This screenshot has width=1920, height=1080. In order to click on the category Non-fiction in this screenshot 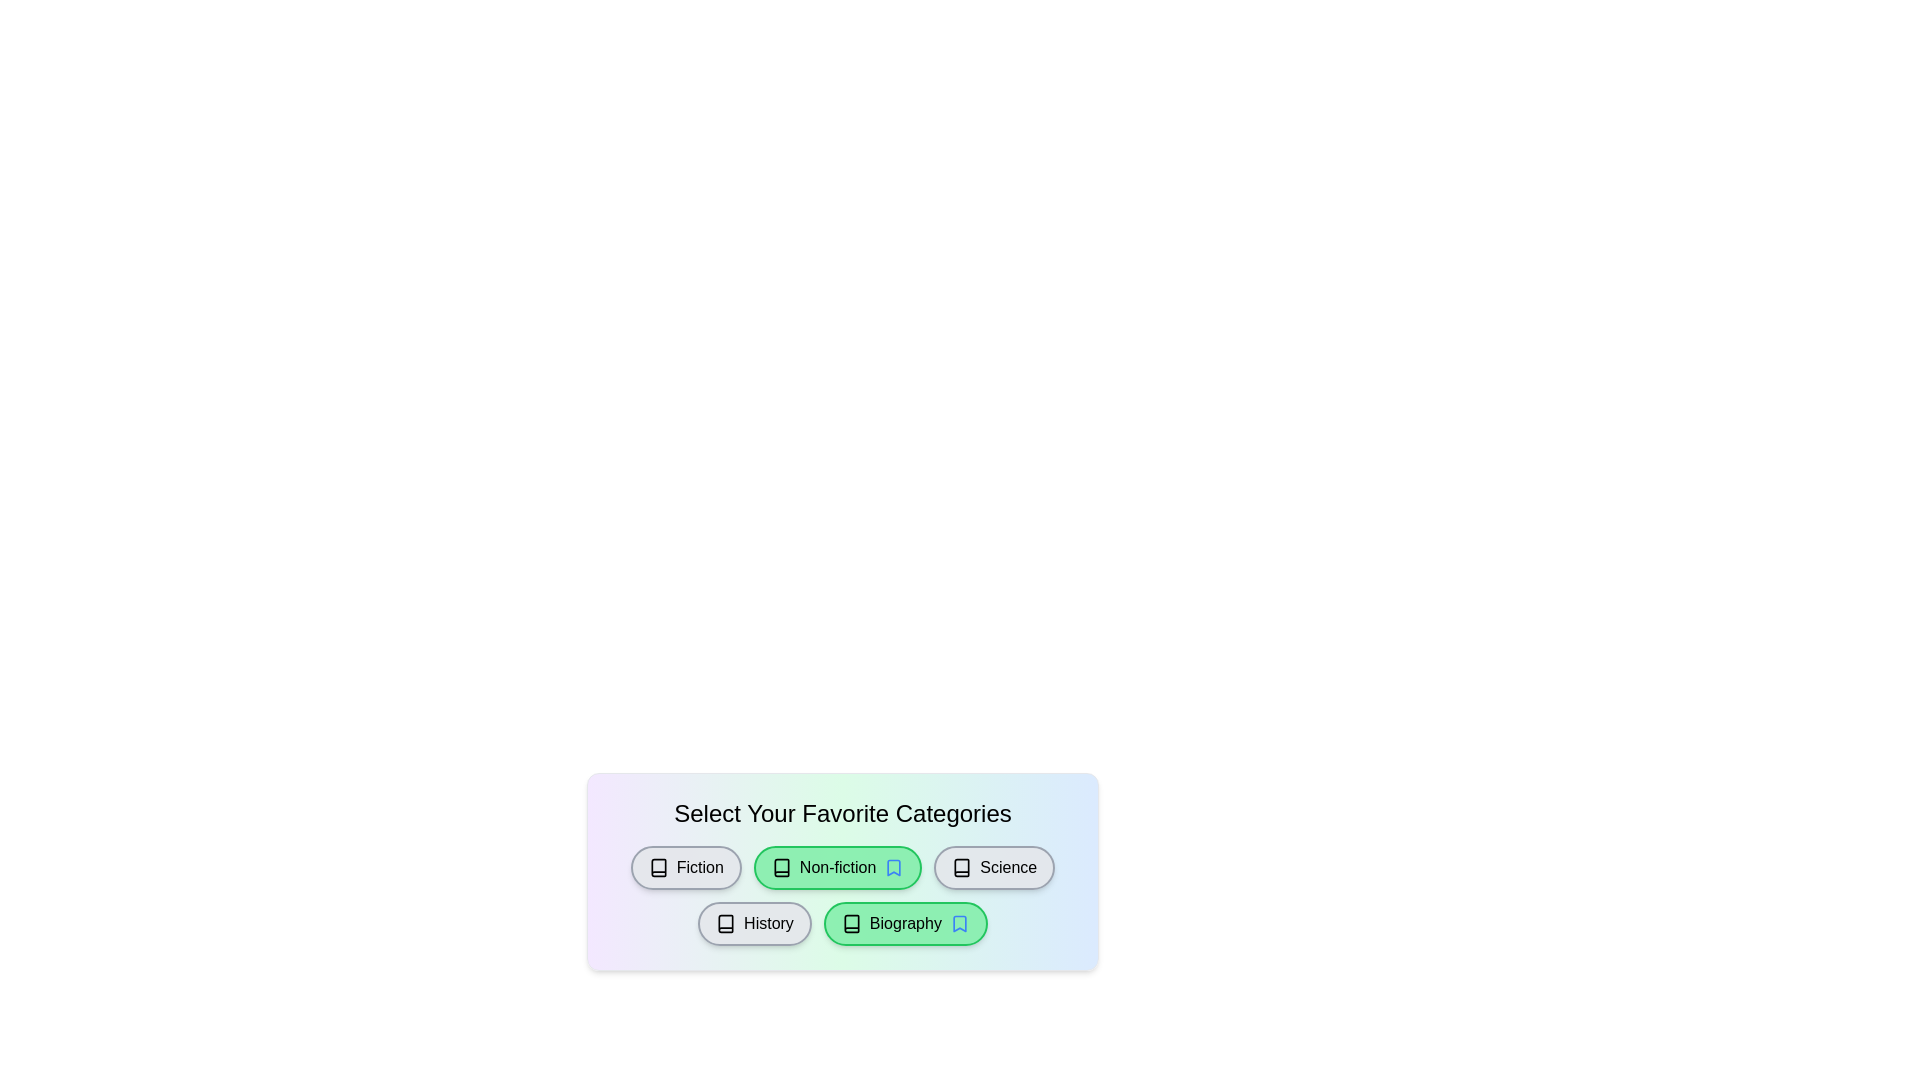, I will do `click(838, 866)`.